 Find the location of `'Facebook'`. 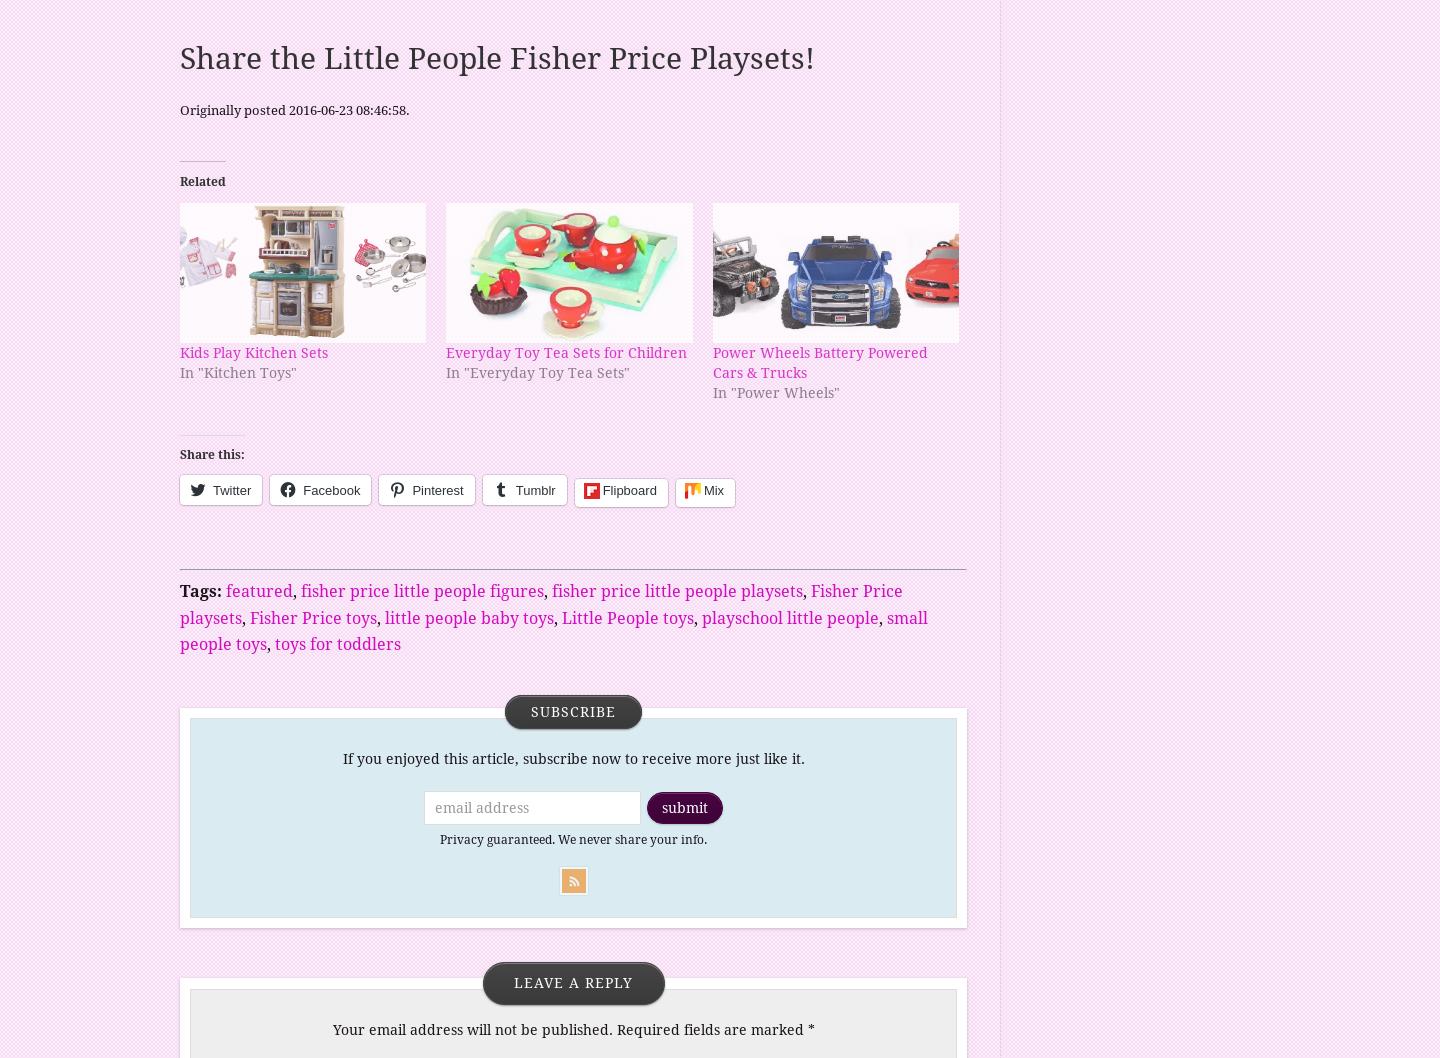

'Facebook' is located at coordinates (302, 488).